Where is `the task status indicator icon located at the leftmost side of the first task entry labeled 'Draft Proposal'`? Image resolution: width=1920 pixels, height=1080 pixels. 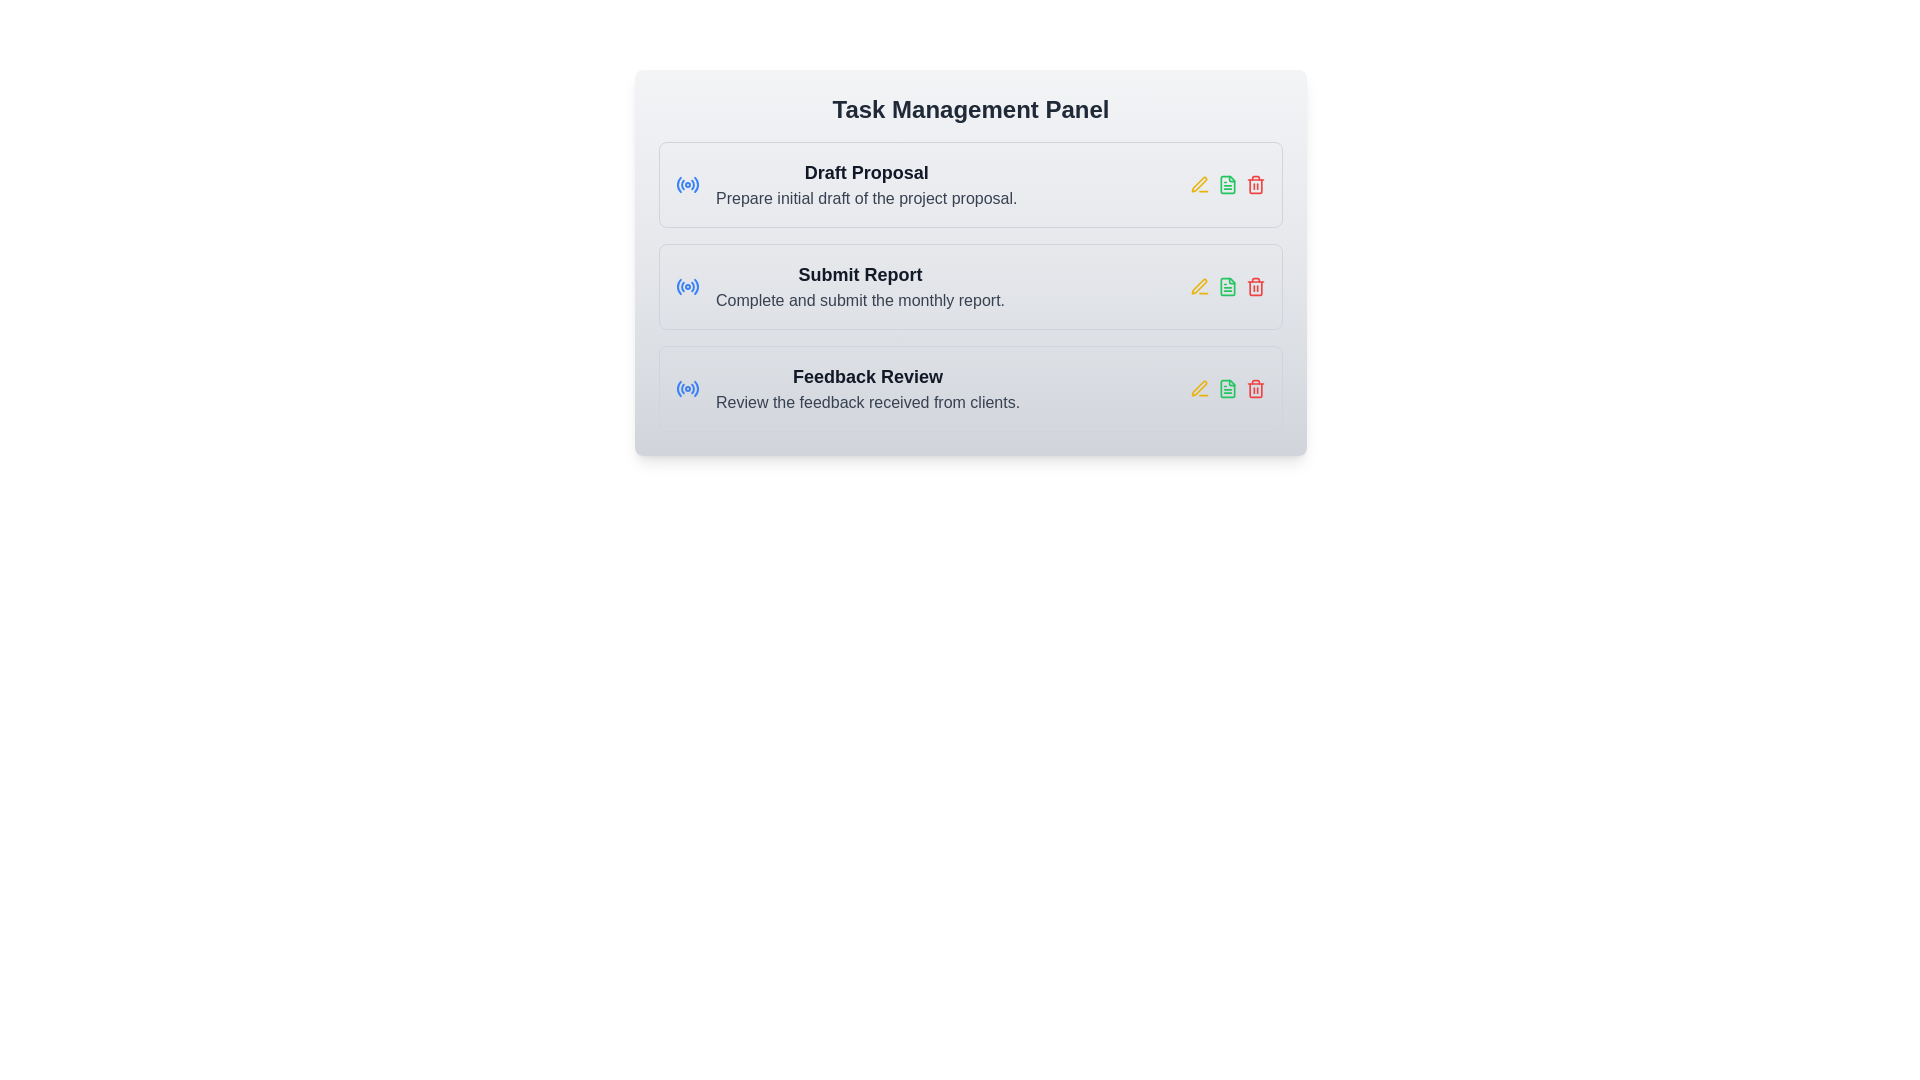 the task status indicator icon located at the leftmost side of the first task entry labeled 'Draft Proposal' is located at coordinates (687, 185).